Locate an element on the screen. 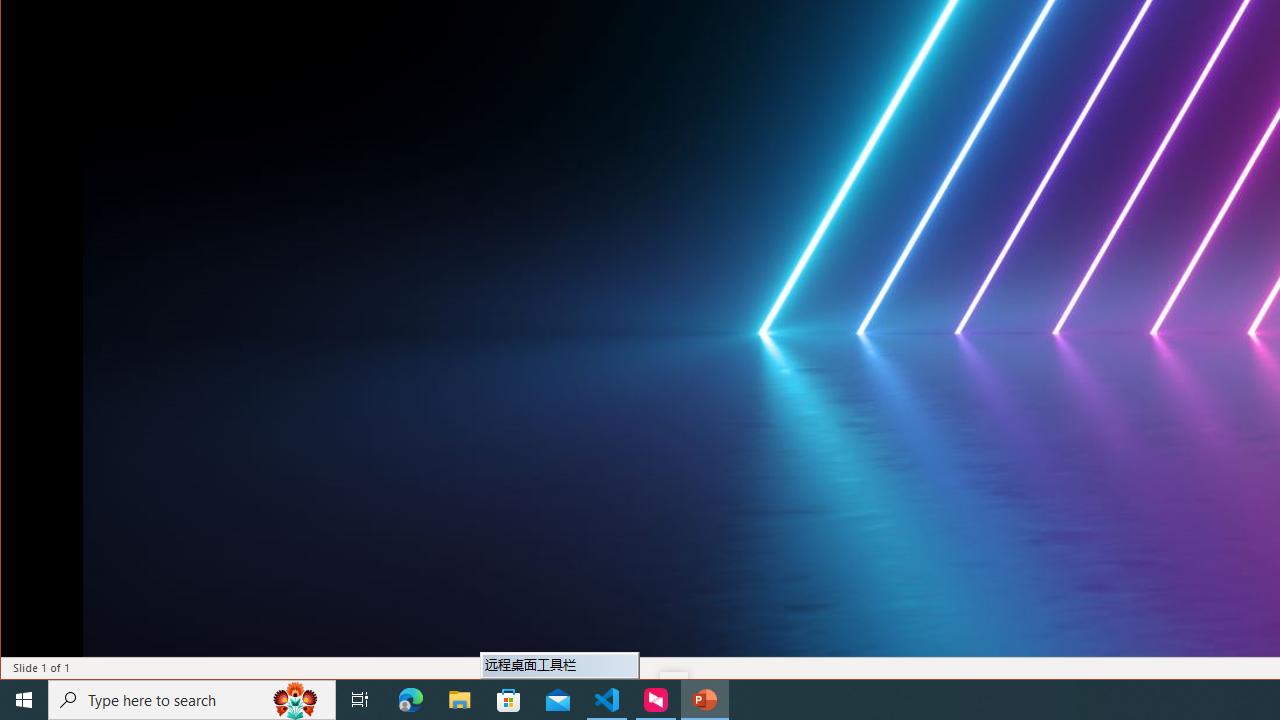  'Type here to search' is located at coordinates (192, 698).